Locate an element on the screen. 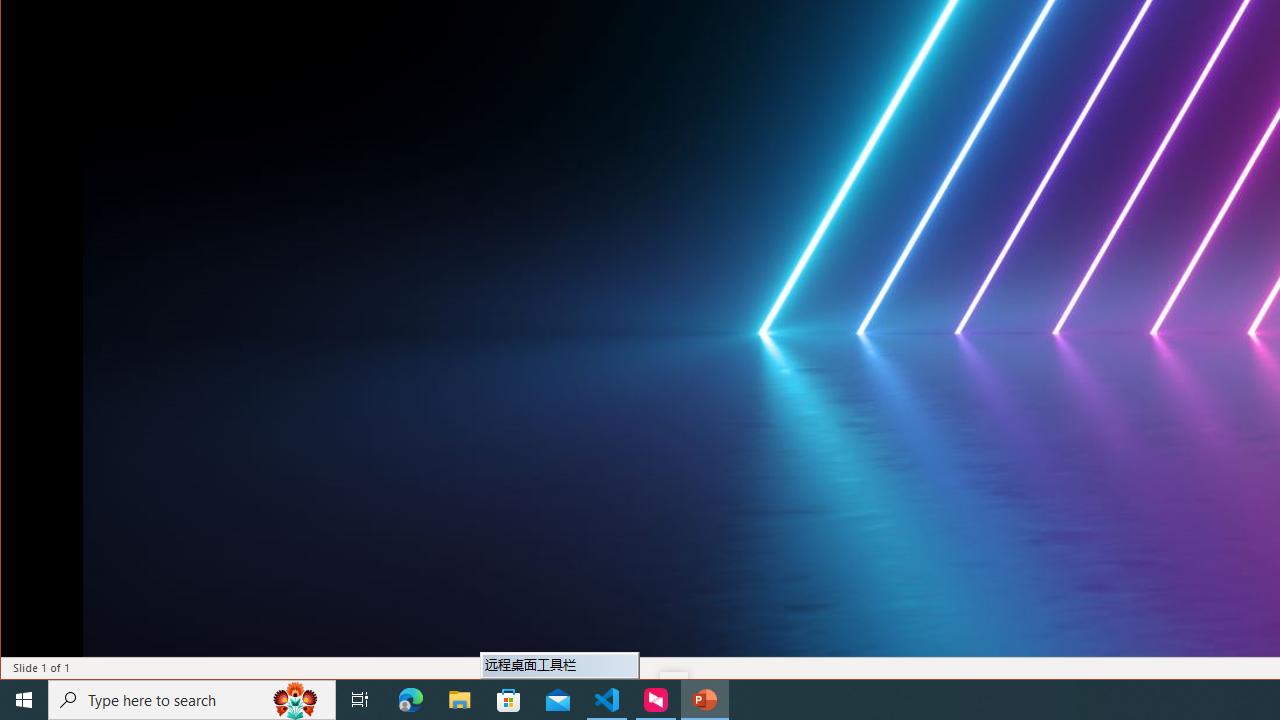  'Type here to search' is located at coordinates (192, 698).